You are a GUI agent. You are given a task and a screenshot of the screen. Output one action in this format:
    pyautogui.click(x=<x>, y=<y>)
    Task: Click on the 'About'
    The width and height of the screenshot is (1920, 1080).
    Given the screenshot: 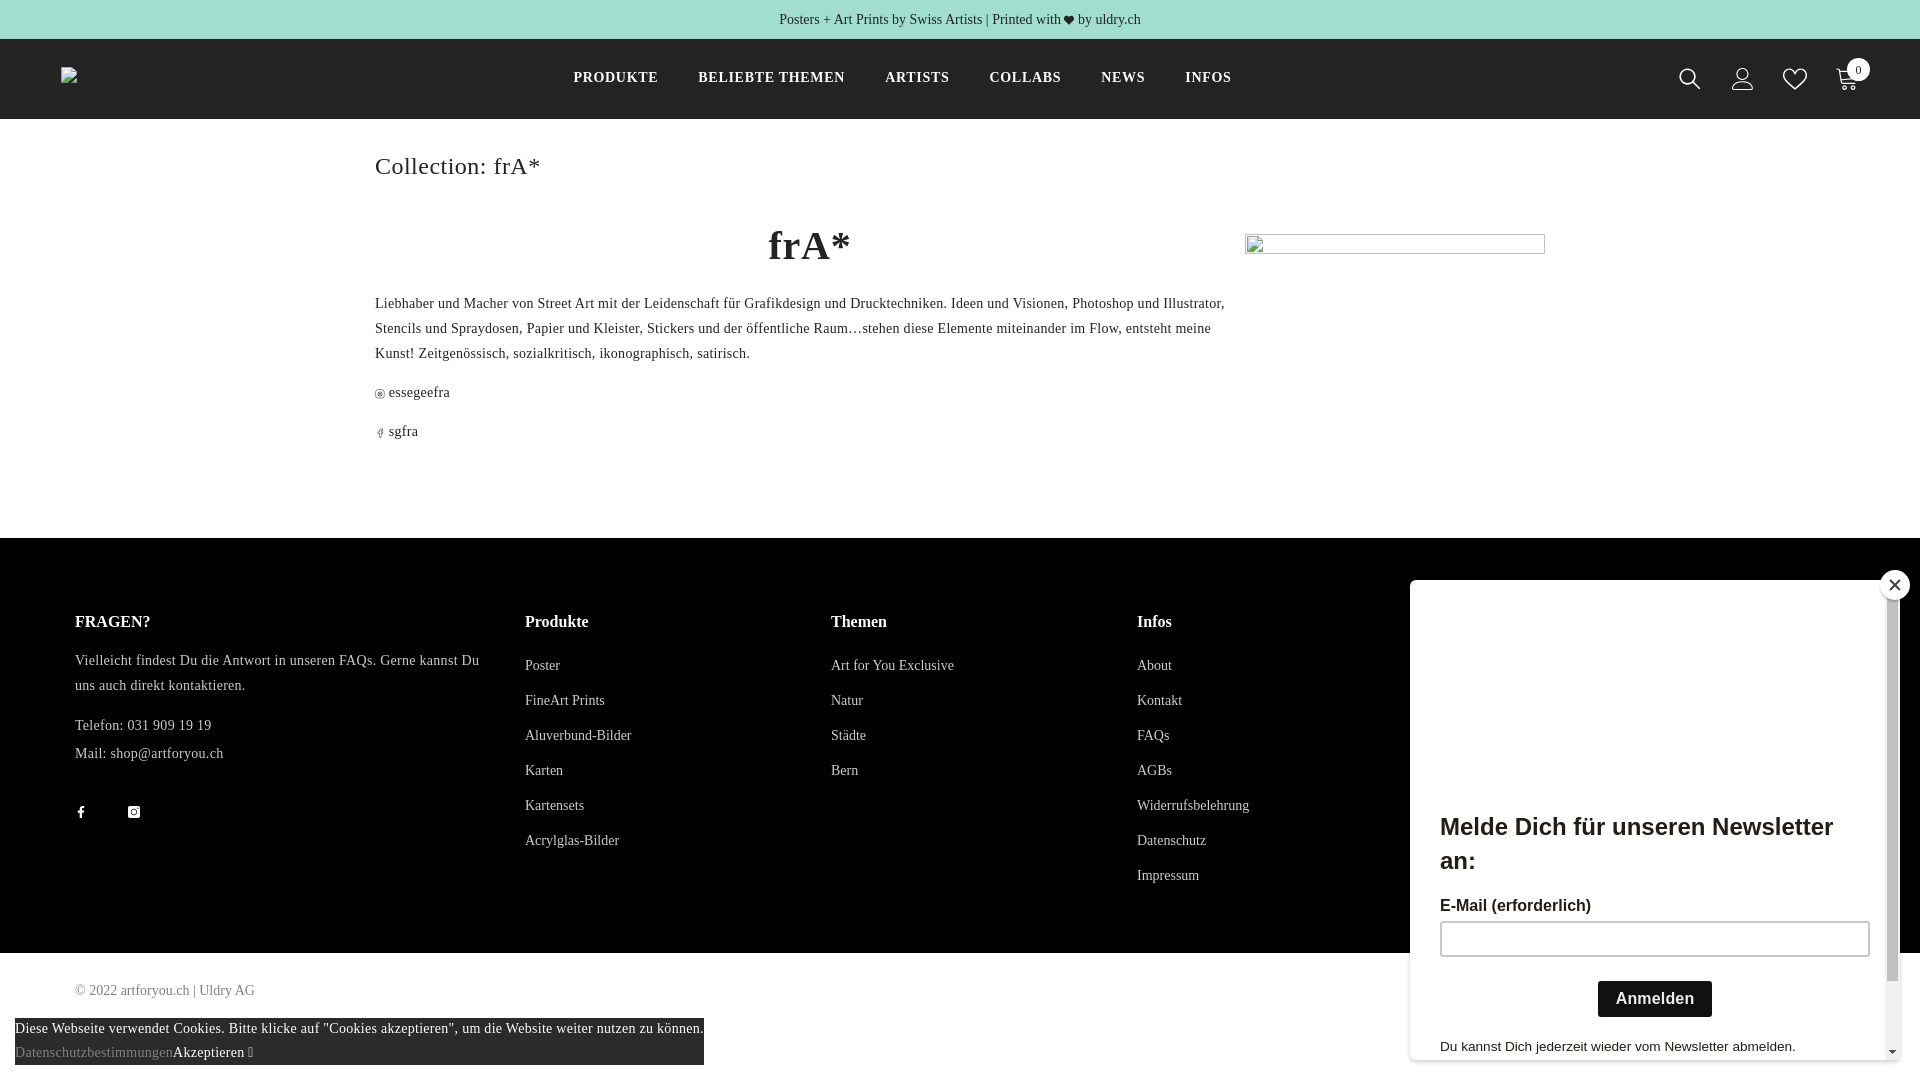 What is the action you would take?
    pyautogui.click(x=1154, y=665)
    